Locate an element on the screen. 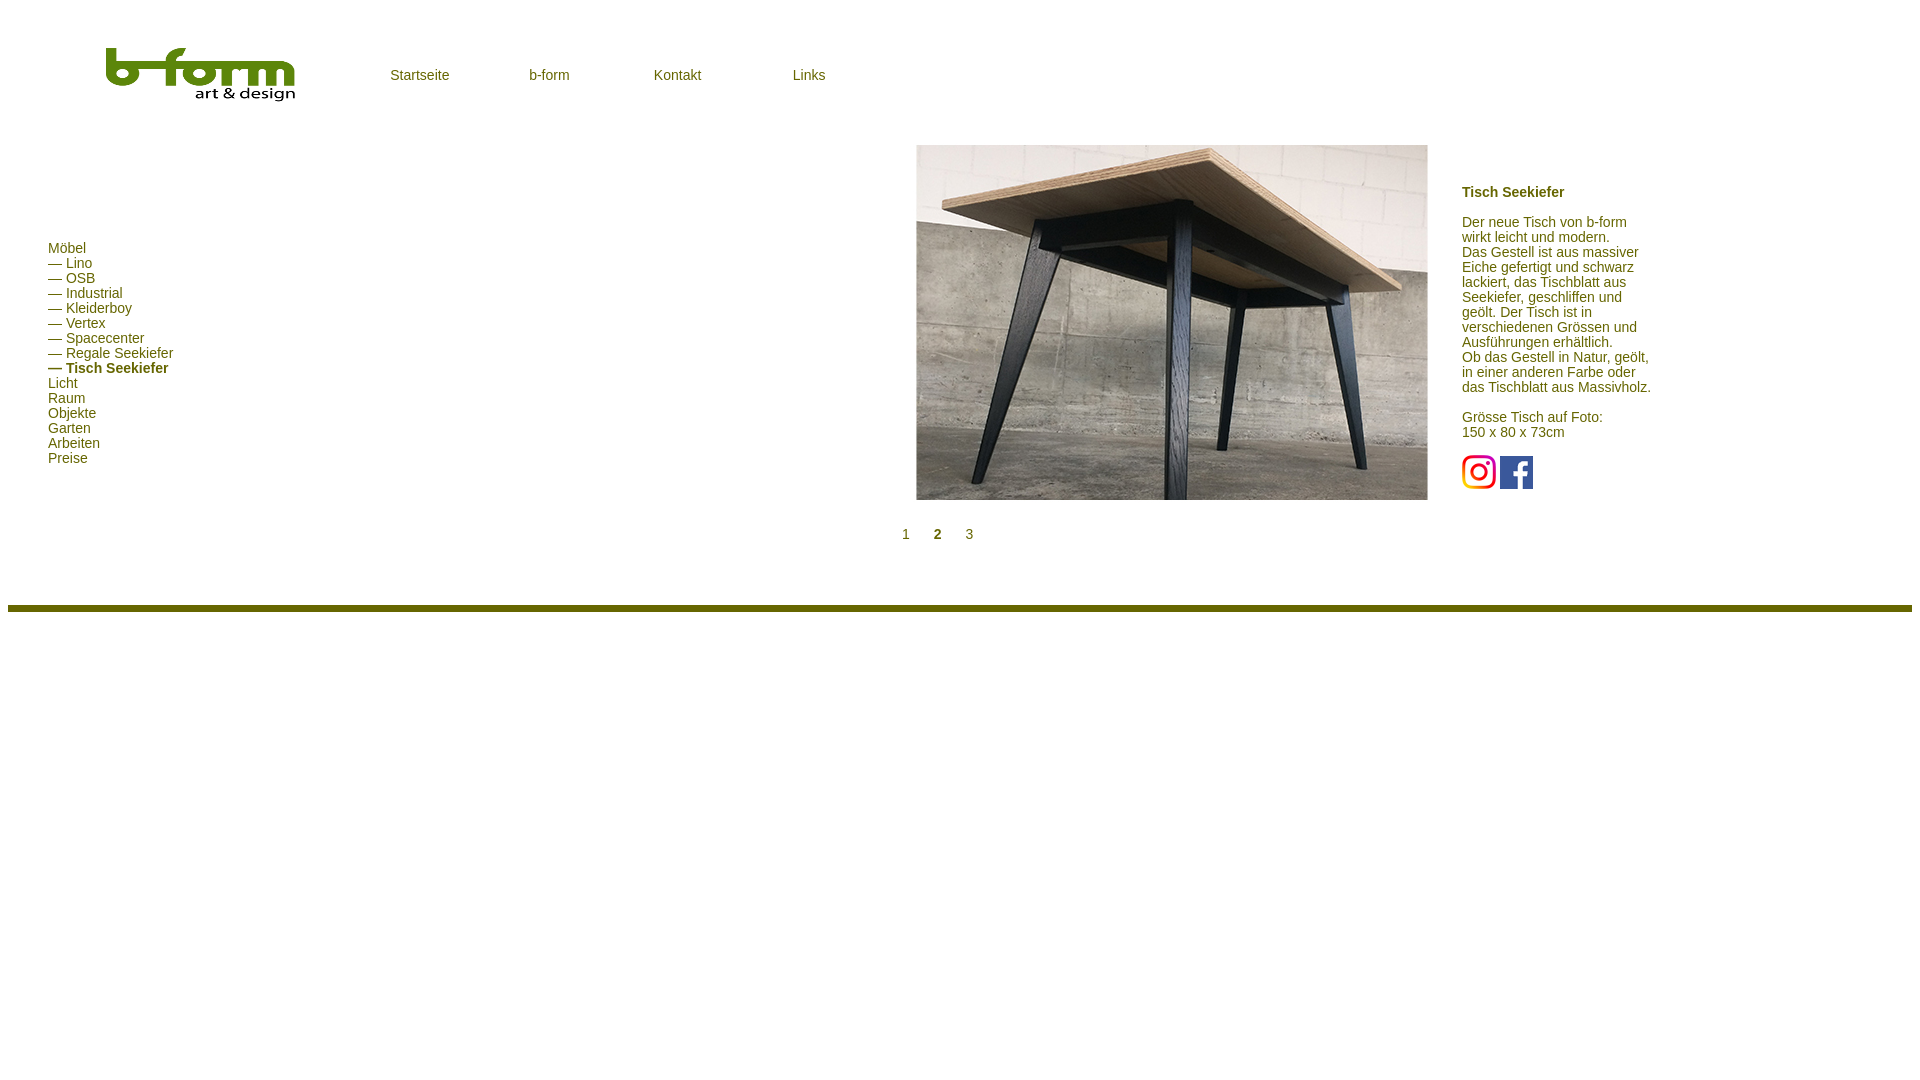 This screenshot has height=1080, width=1920. '1' is located at coordinates (896, 532).